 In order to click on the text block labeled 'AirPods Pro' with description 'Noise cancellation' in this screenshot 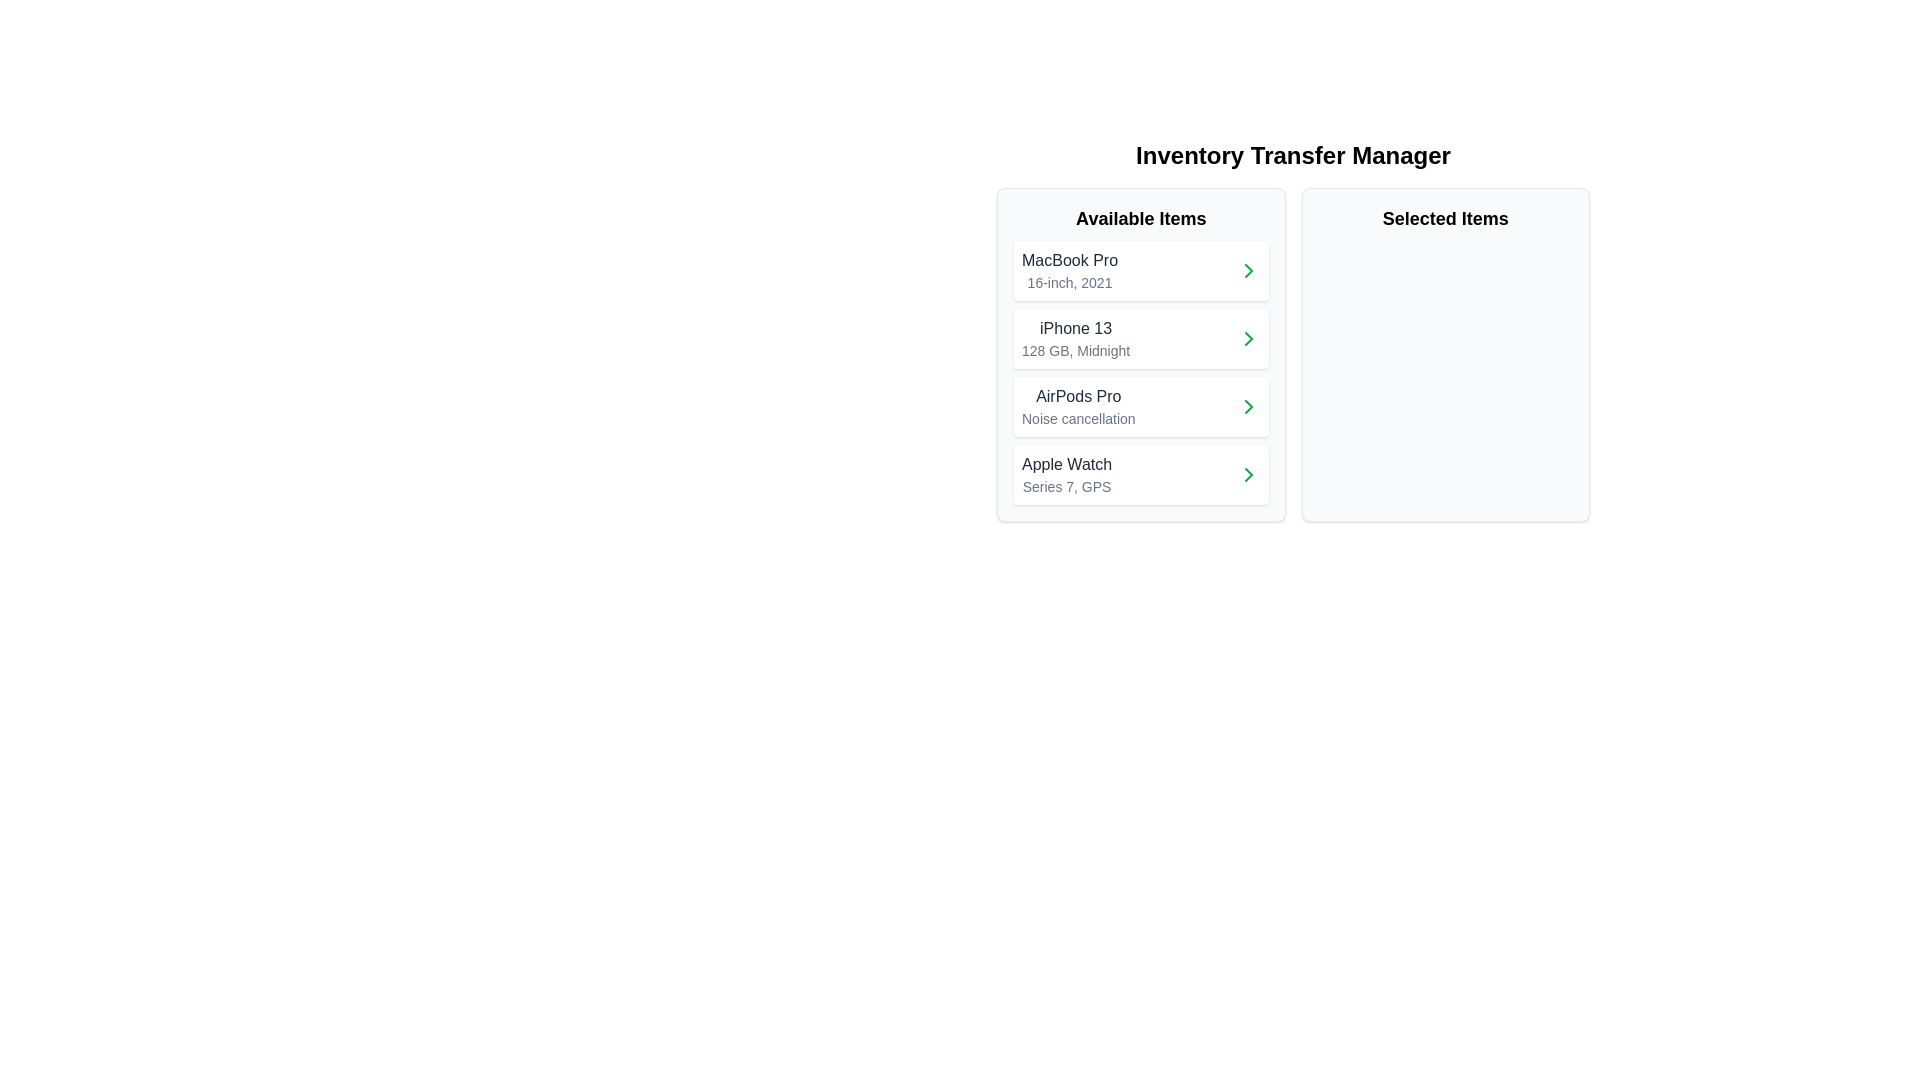, I will do `click(1077, 406)`.